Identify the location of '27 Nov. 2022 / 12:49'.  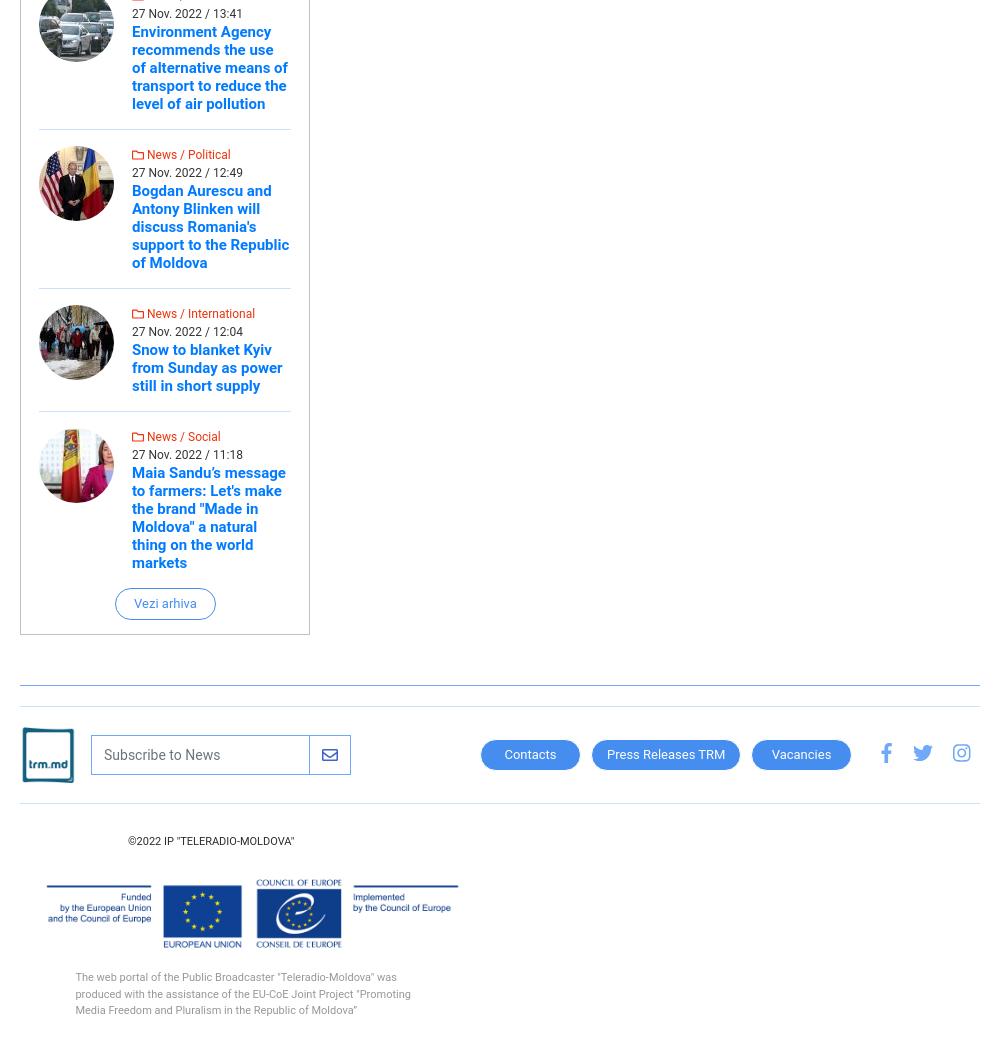
(187, 173).